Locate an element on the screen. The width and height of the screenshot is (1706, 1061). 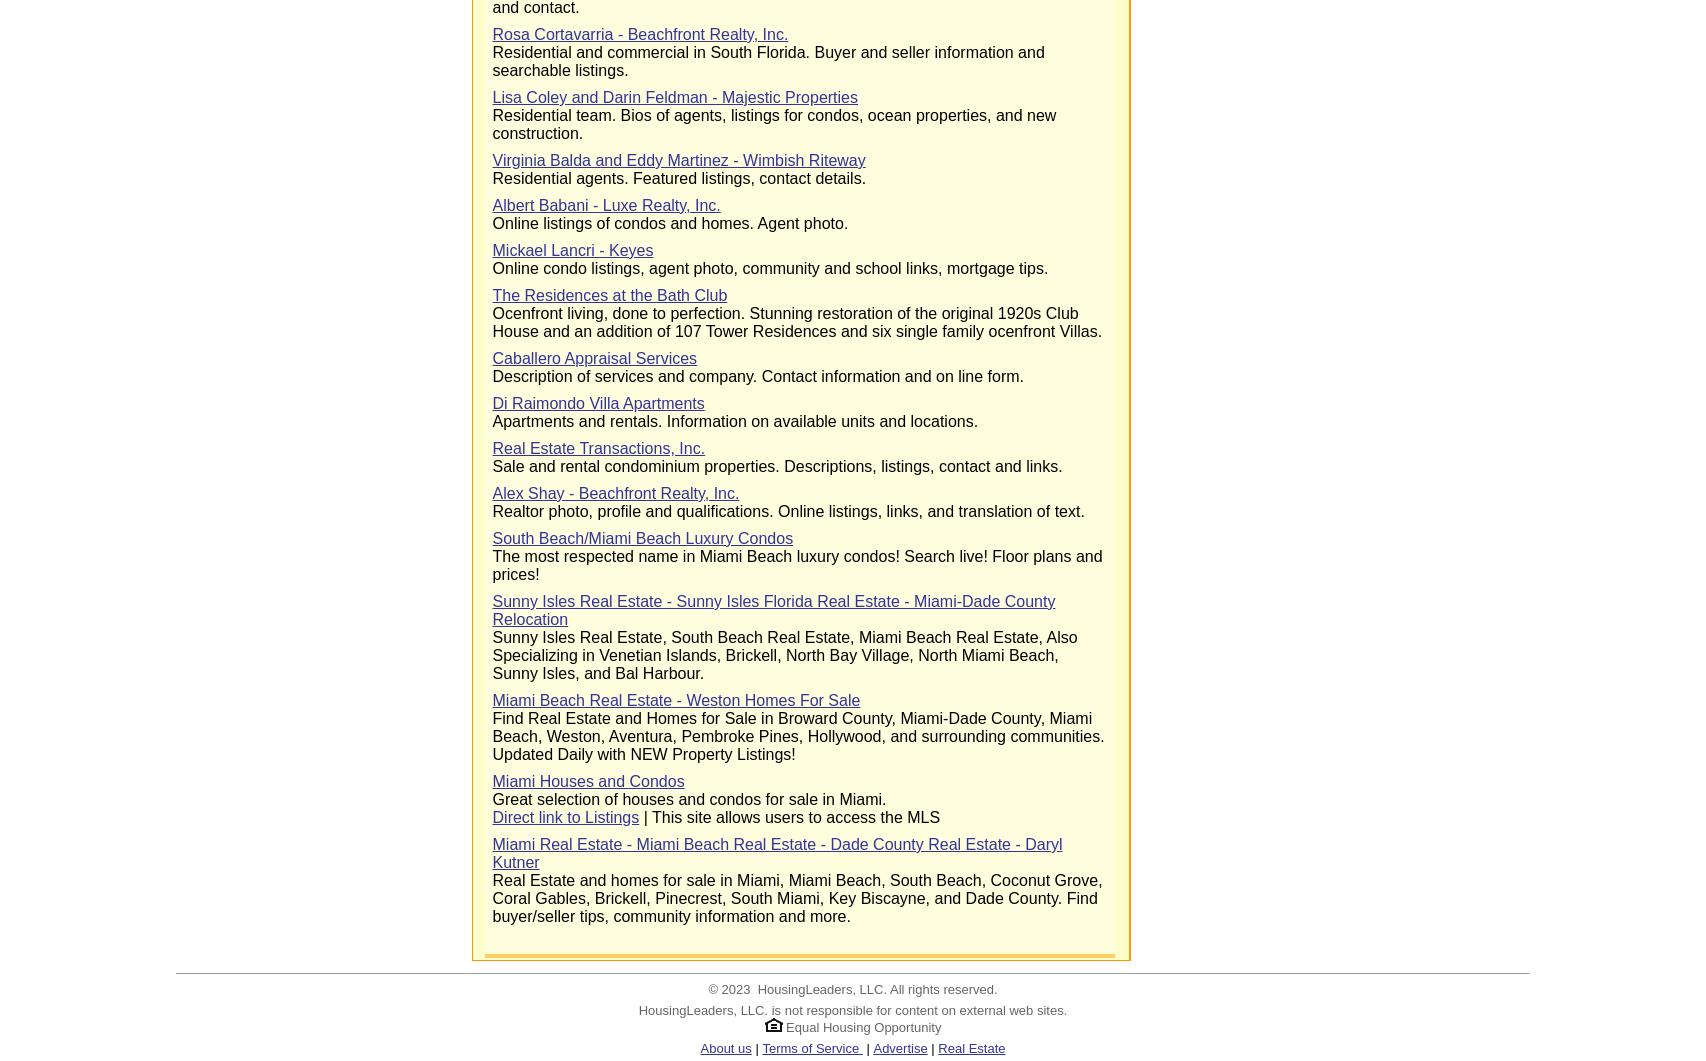
'HousingLeaders, LLC. is not responsible for content on external web sites.' is located at coordinates (851, 1009).